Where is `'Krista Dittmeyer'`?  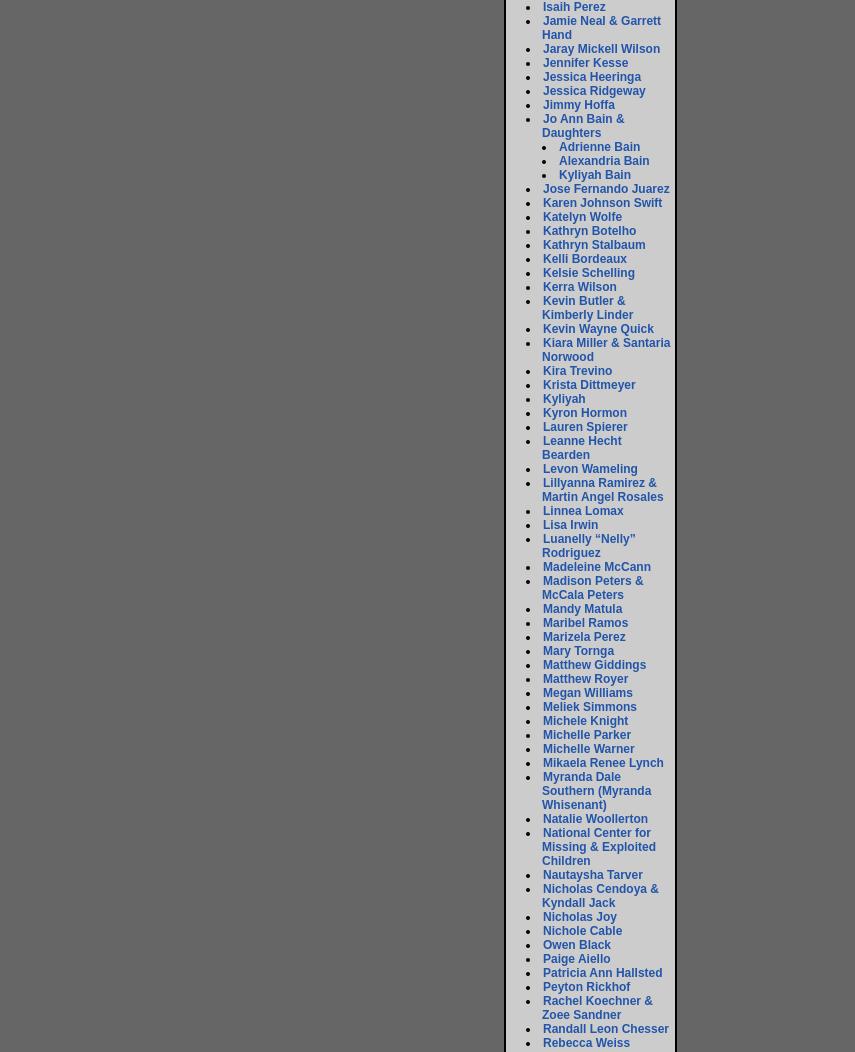
'Krista Dittmeyer' is located at coordinates (588, 385).